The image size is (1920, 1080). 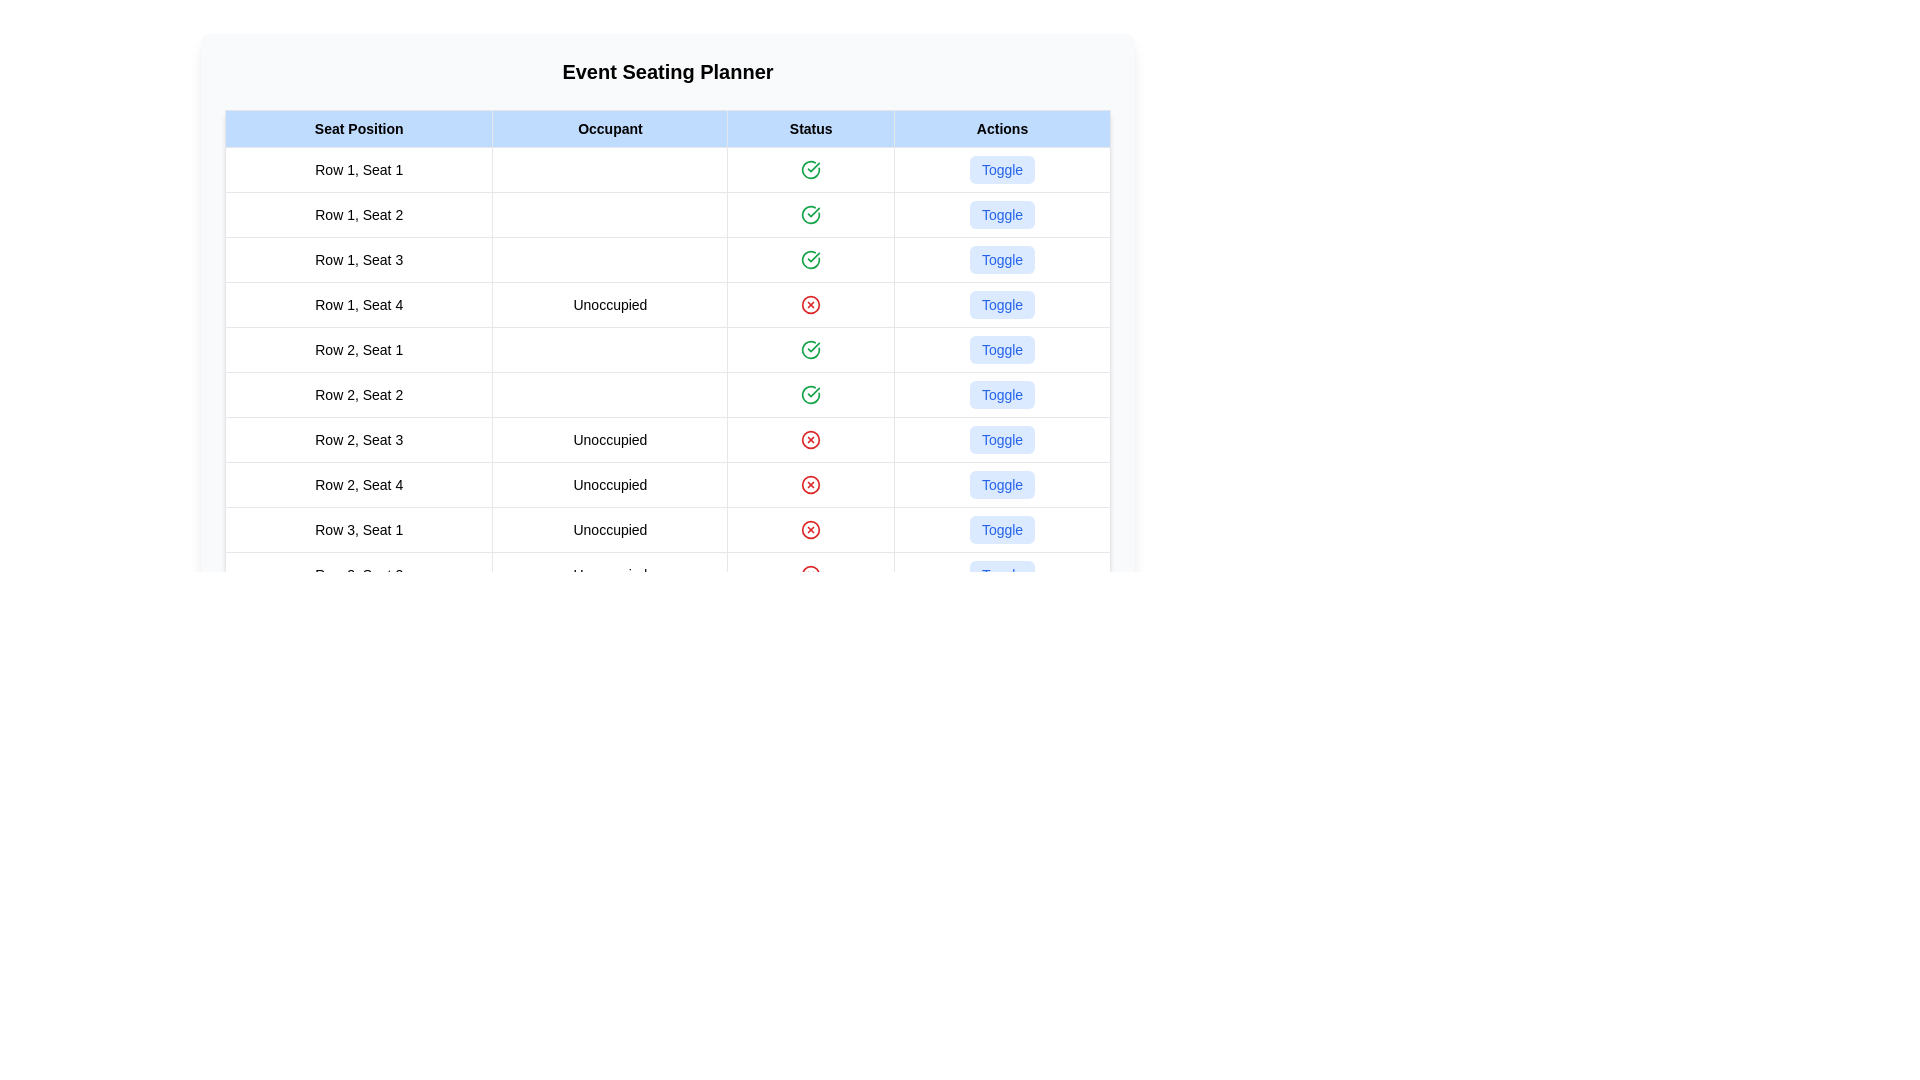 What do you see at coordinates (359, 574) in the screenshot?
I see `text displayed in the table cell labeled 'Row 3, Seat 2'` at bounding box center [359, 574].